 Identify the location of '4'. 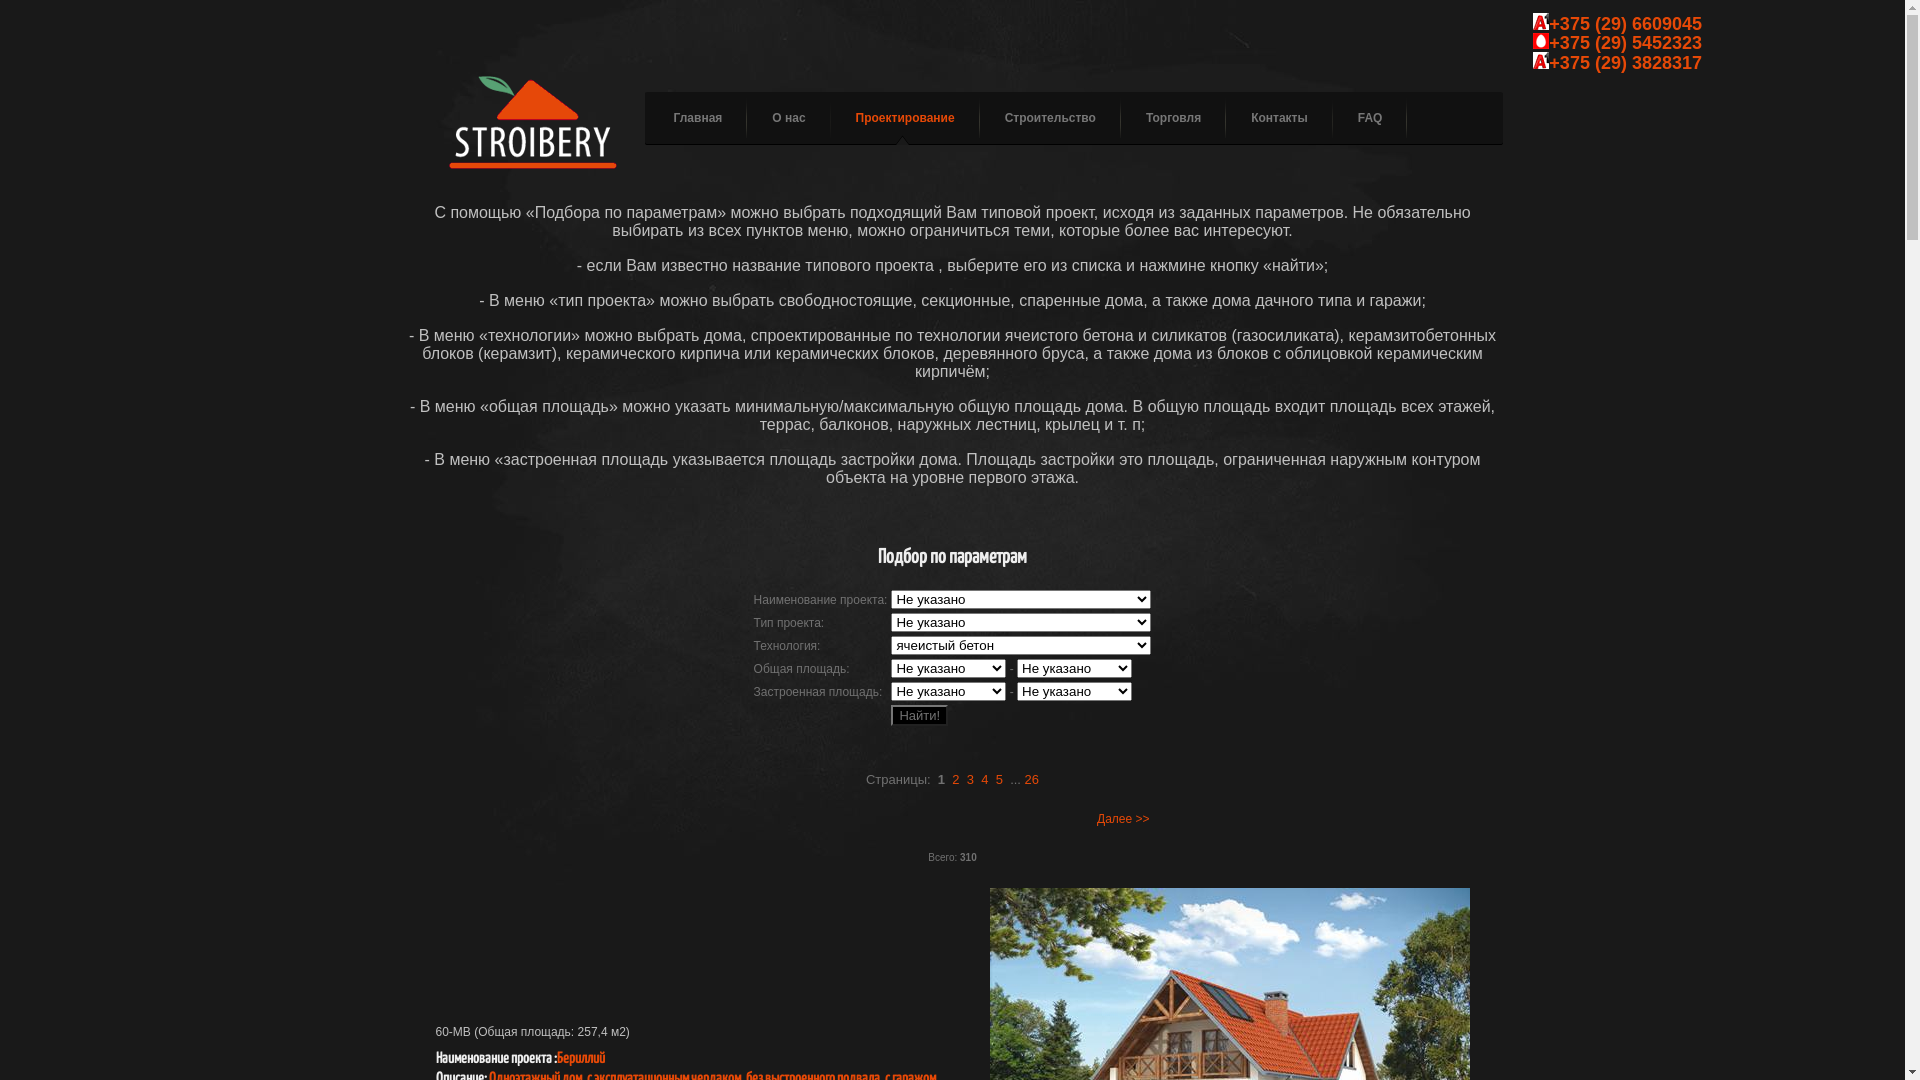
(984, 778).